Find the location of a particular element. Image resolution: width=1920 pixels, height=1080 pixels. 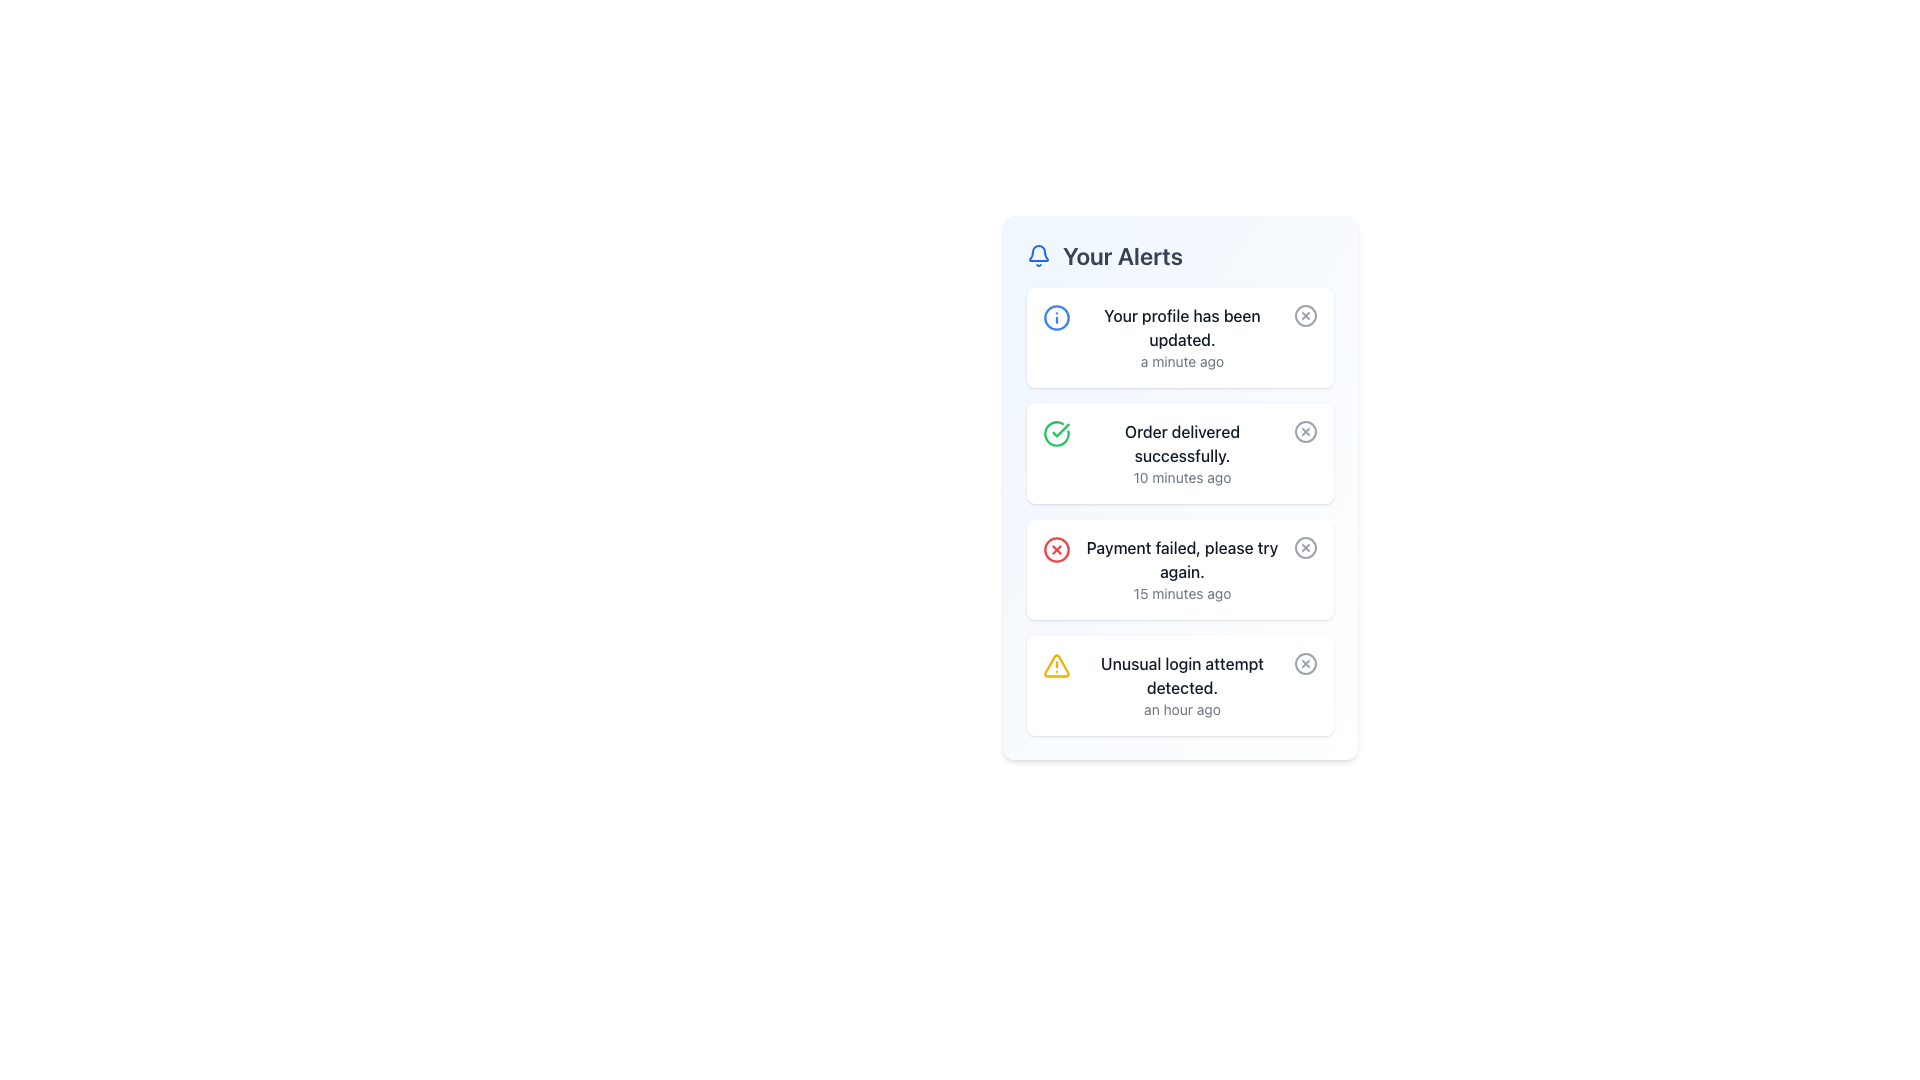

text label displaying 'Your Alerts', which is prominently positioned at the top left of the notification panel and aligned horizontally with the bell icon to its left is located at coordinates (1123, 254).